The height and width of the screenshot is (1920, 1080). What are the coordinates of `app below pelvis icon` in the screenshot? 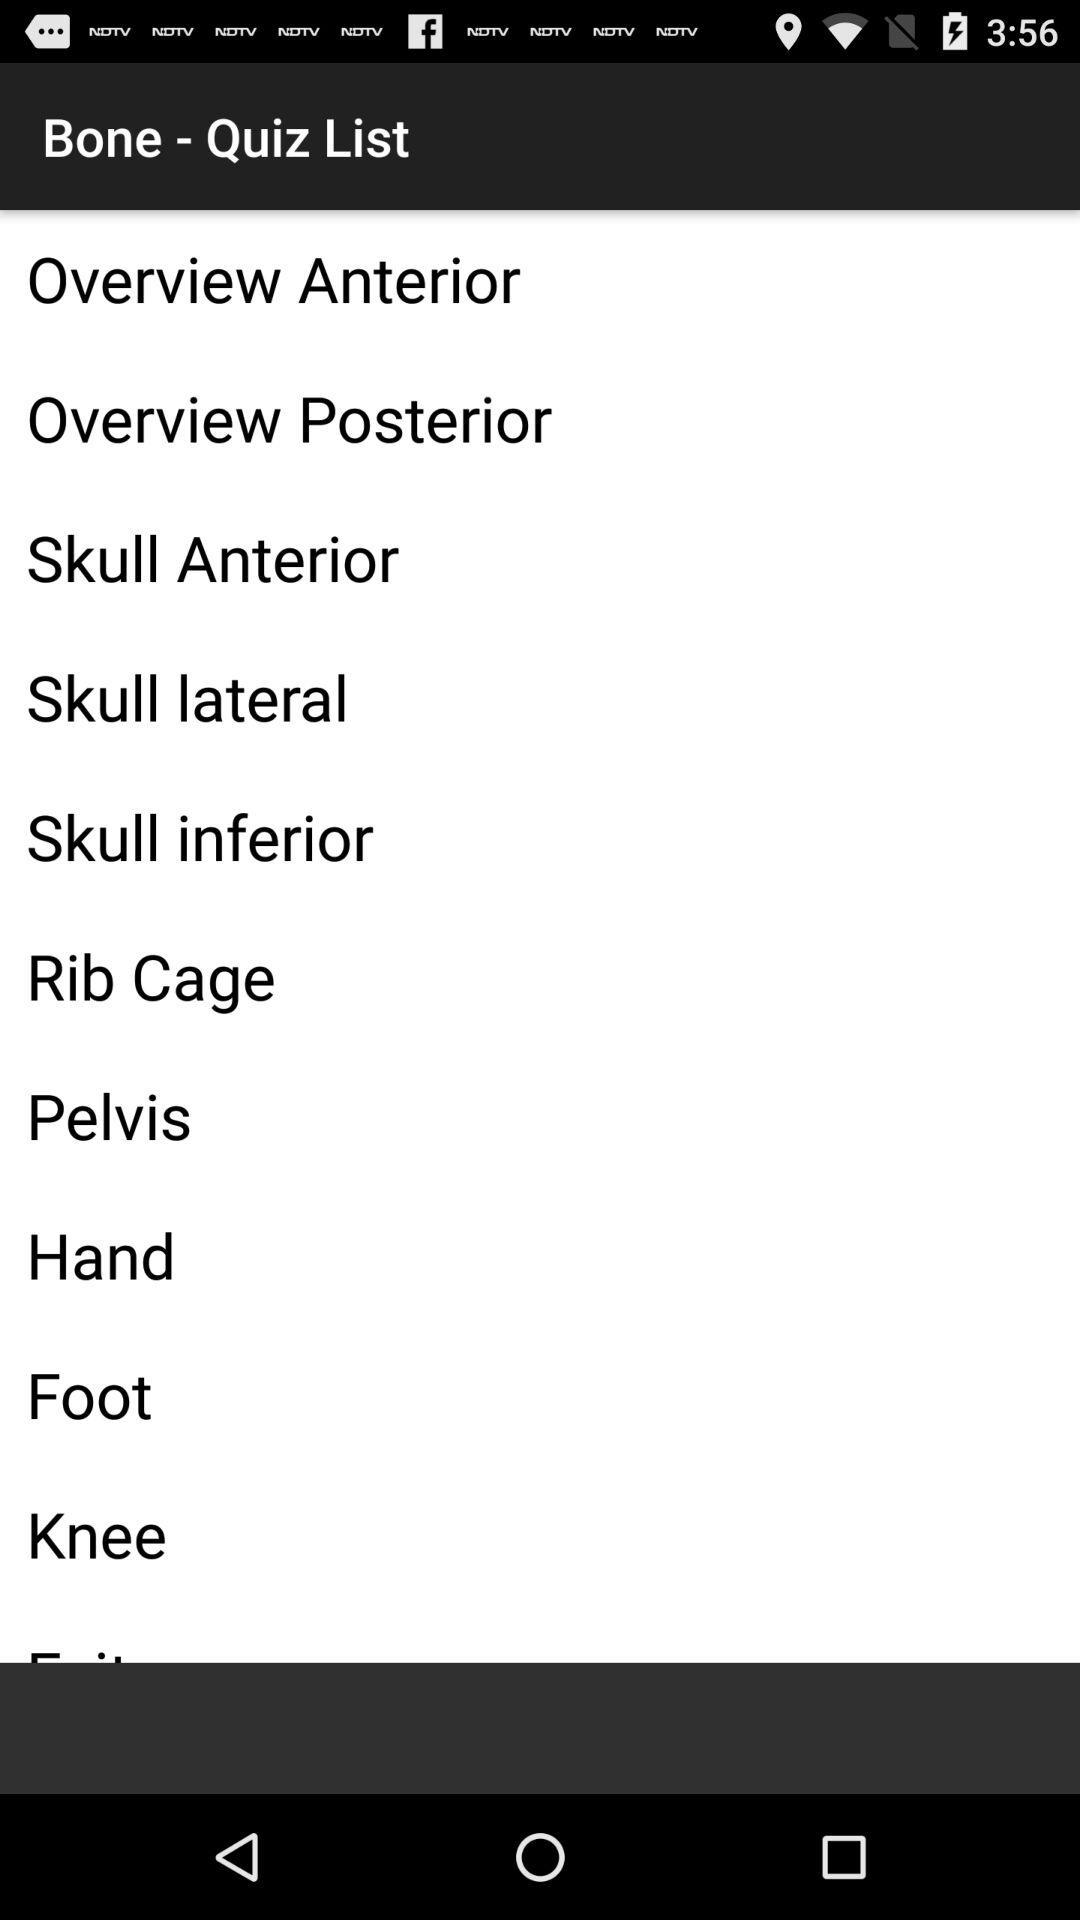 It's located at (540, 1253).